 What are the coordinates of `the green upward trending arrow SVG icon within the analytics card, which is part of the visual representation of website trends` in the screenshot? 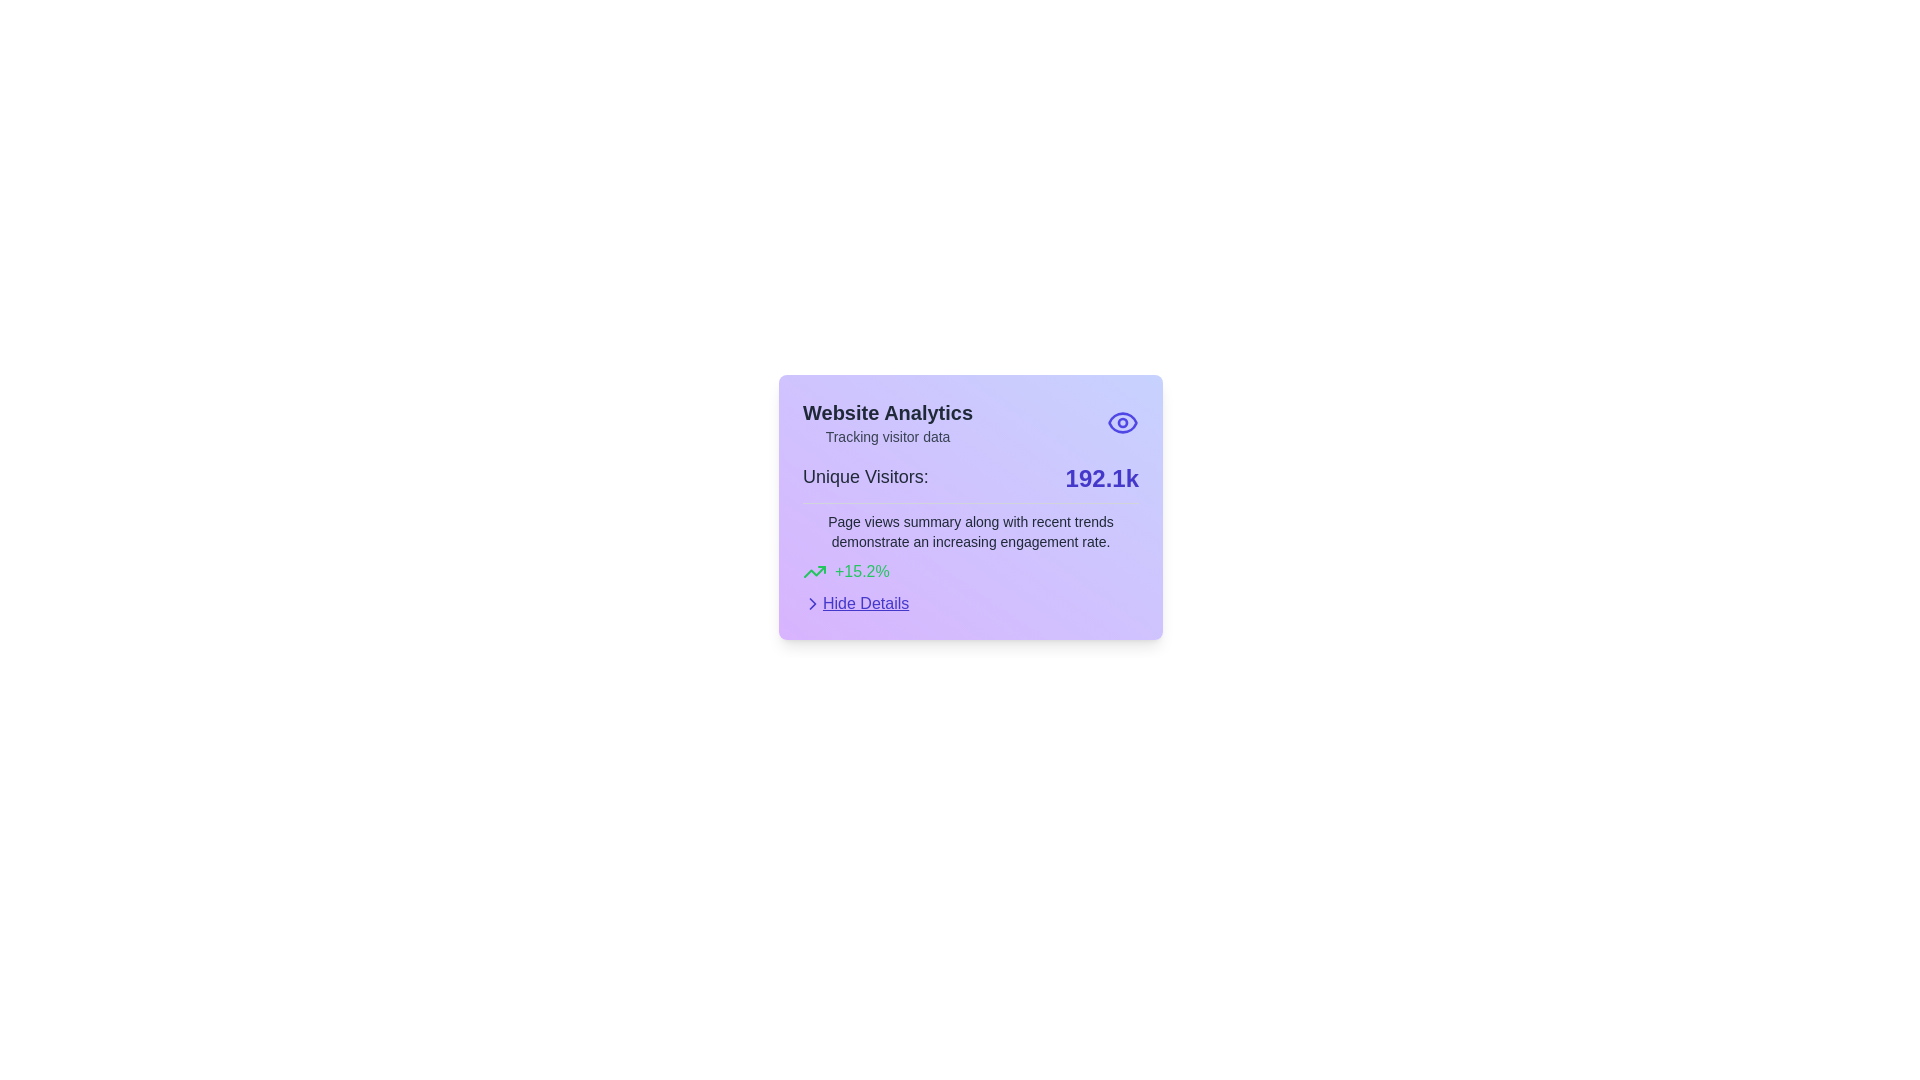 It's located at (815, 571).